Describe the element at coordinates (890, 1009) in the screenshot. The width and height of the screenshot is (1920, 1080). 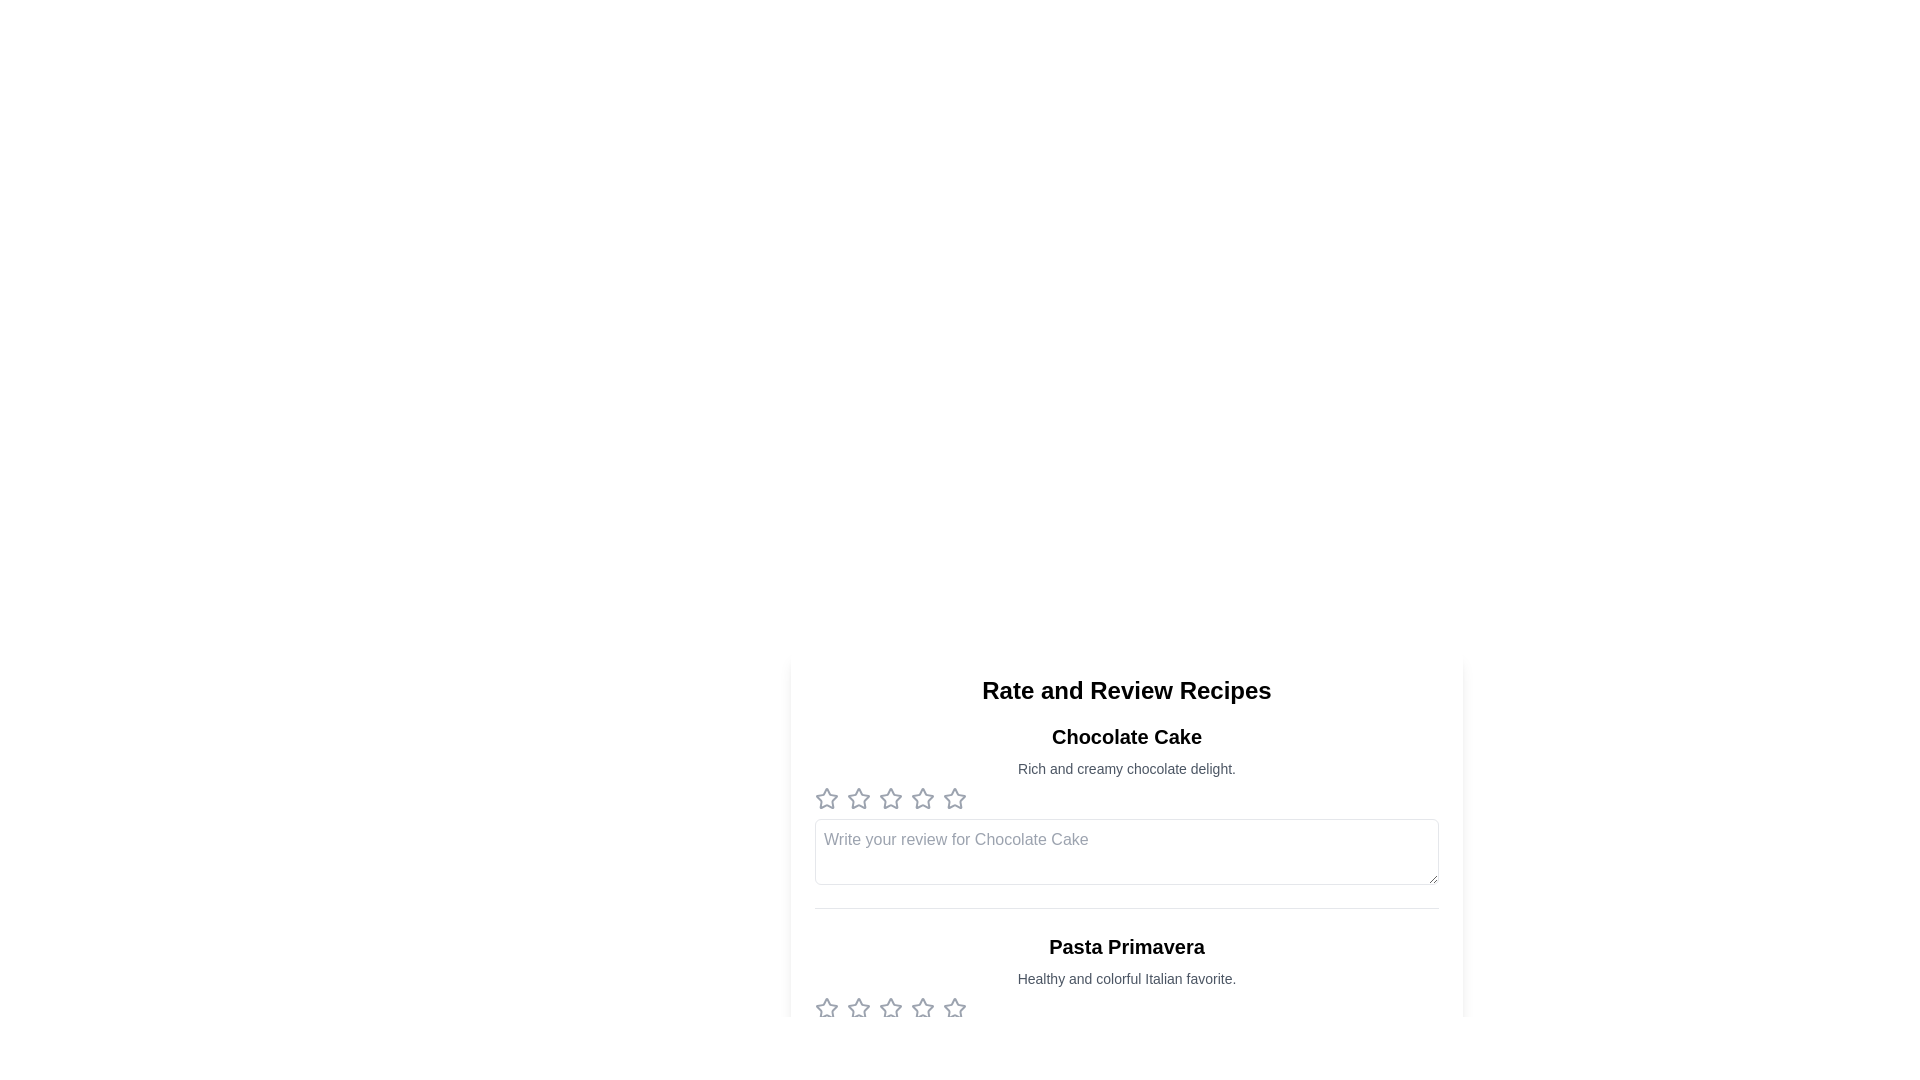
I see `the third star-shaped rating button located below the 'Pasta Primavera' heading to rate it` at that location.